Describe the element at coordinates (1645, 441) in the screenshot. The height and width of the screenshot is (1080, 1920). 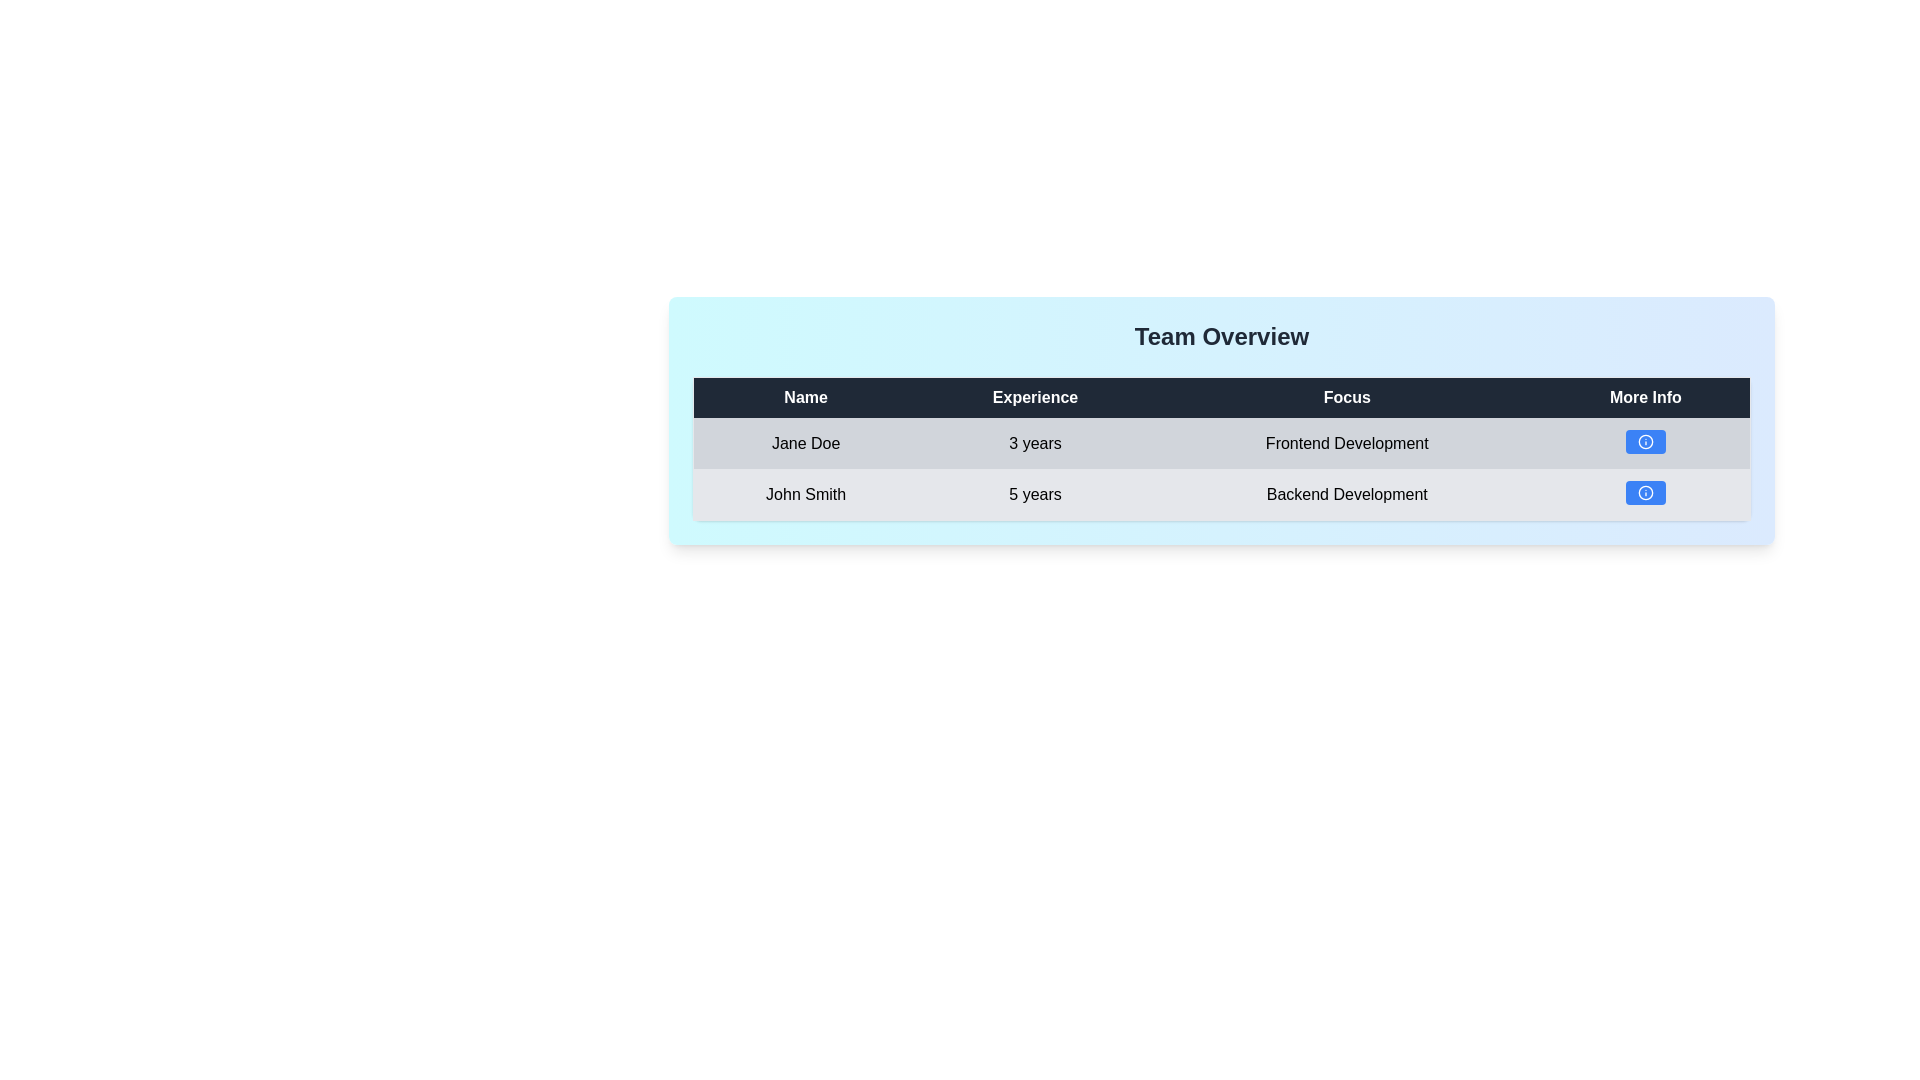
I see `the circular icon button with a blue background and white border containing an information symbol in the 'More Info' column of the first row in the 'Team Overview' table` at that location.